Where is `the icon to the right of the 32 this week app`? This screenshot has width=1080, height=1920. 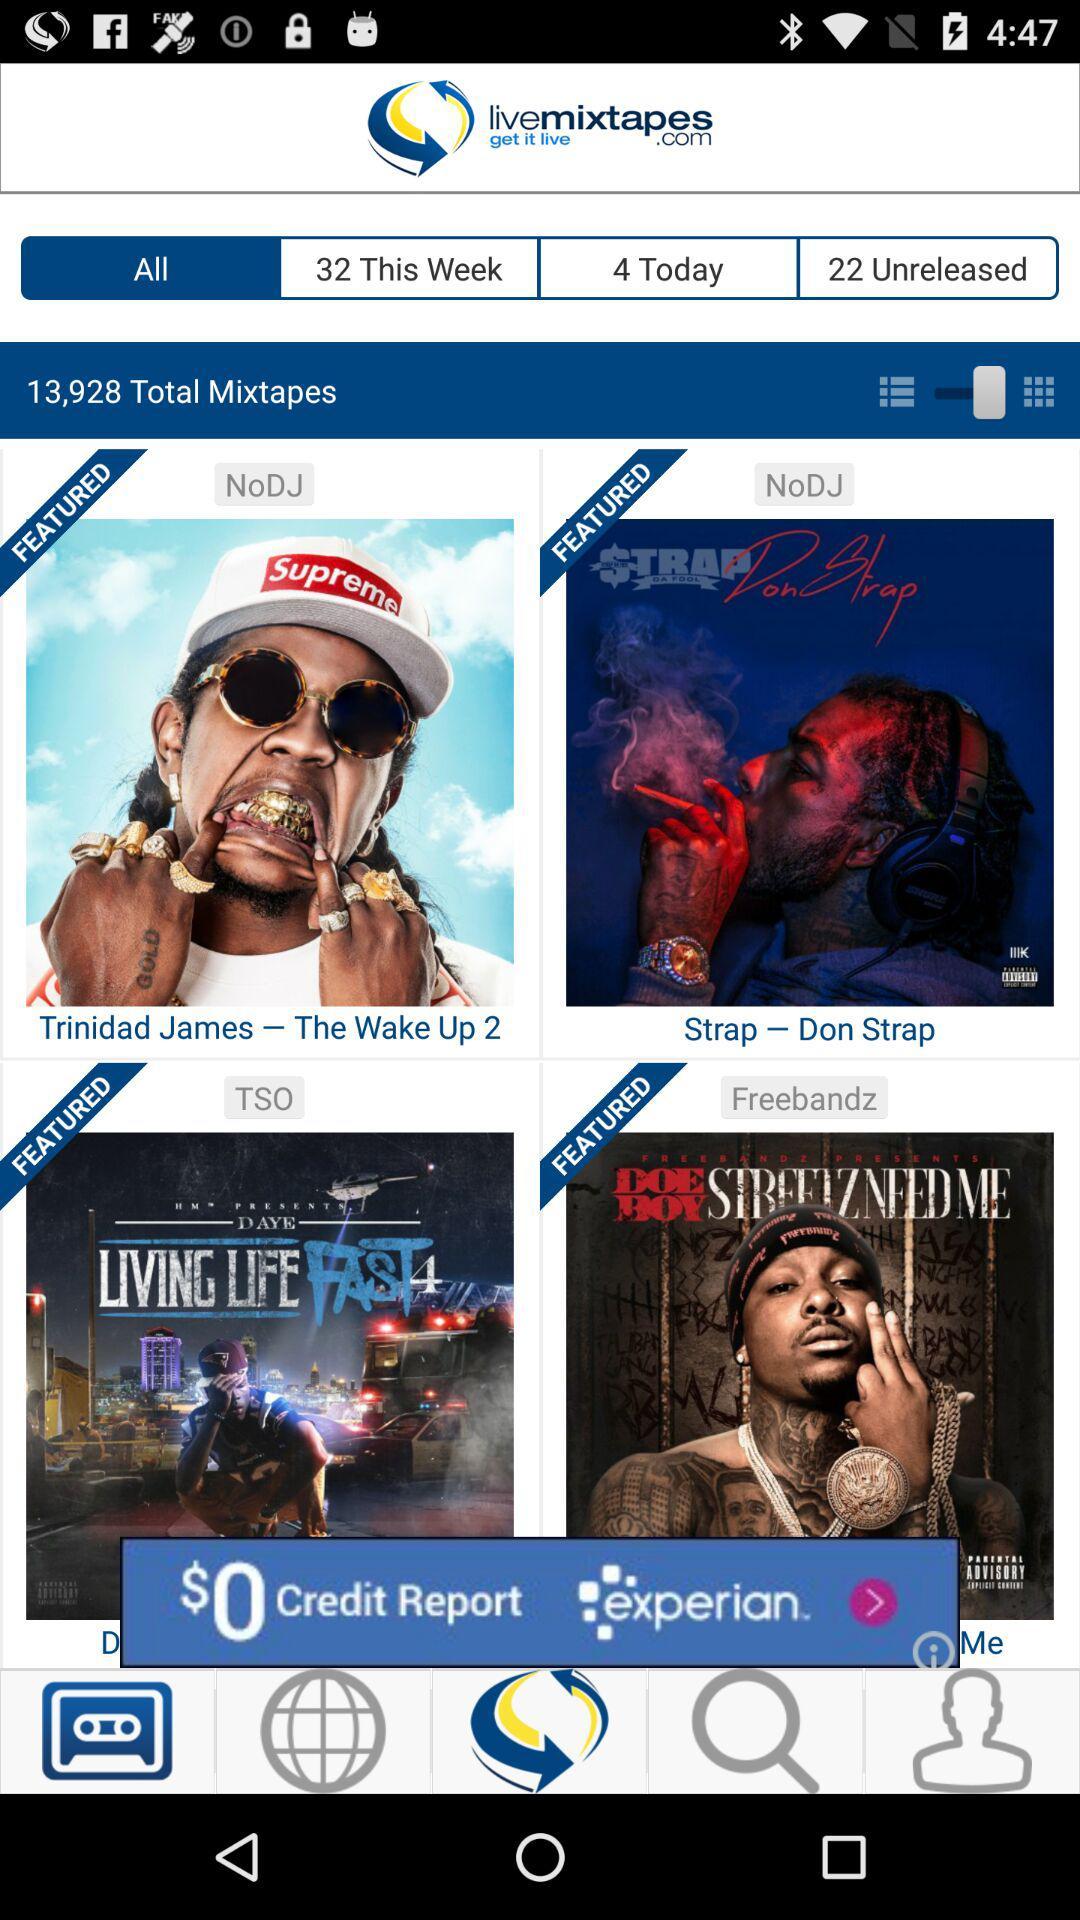
the icon to the right of the 32 this week app is located at coordinates (669, 267).